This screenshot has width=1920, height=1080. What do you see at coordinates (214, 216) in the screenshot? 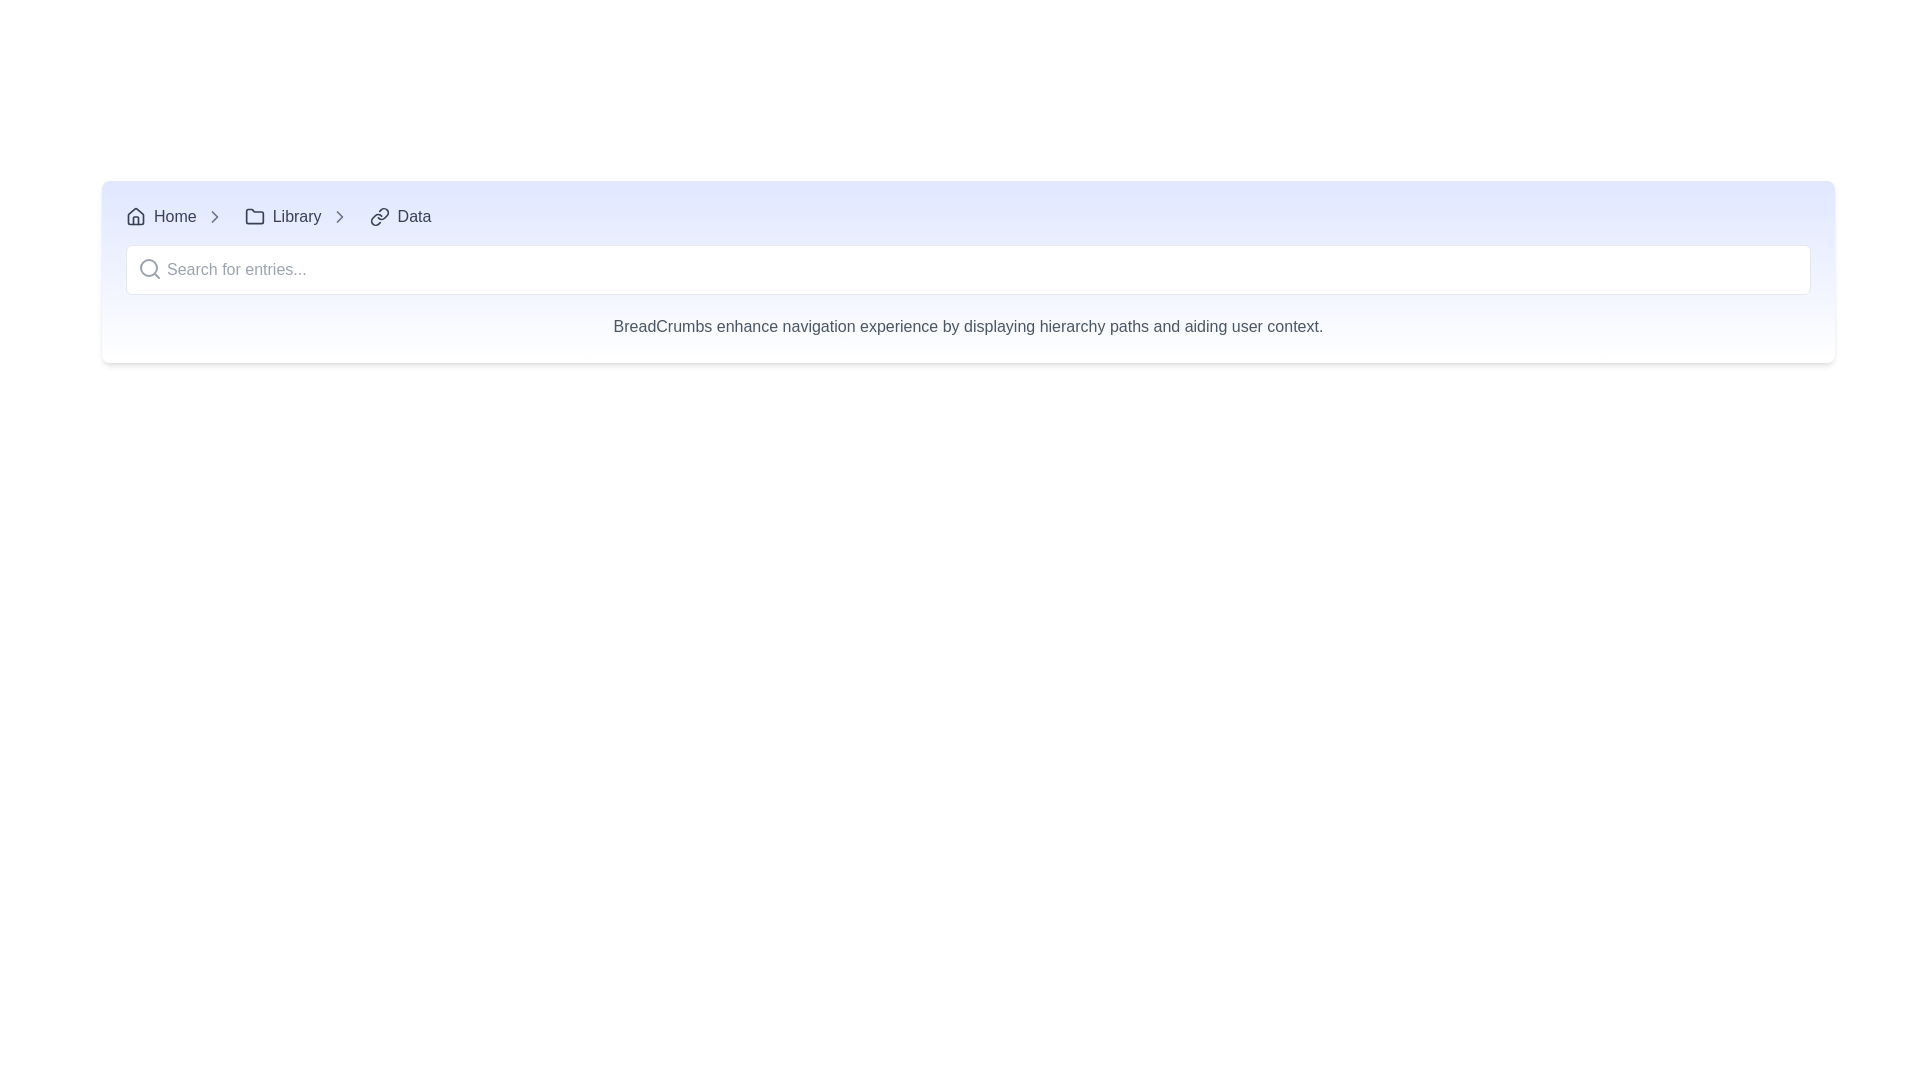
I see `the right-pointing chevron icon located in the breadcrumb trail, positioned to the right of the 'Home' text and preceding the 'Library' text` at bounding box center [214, 216].